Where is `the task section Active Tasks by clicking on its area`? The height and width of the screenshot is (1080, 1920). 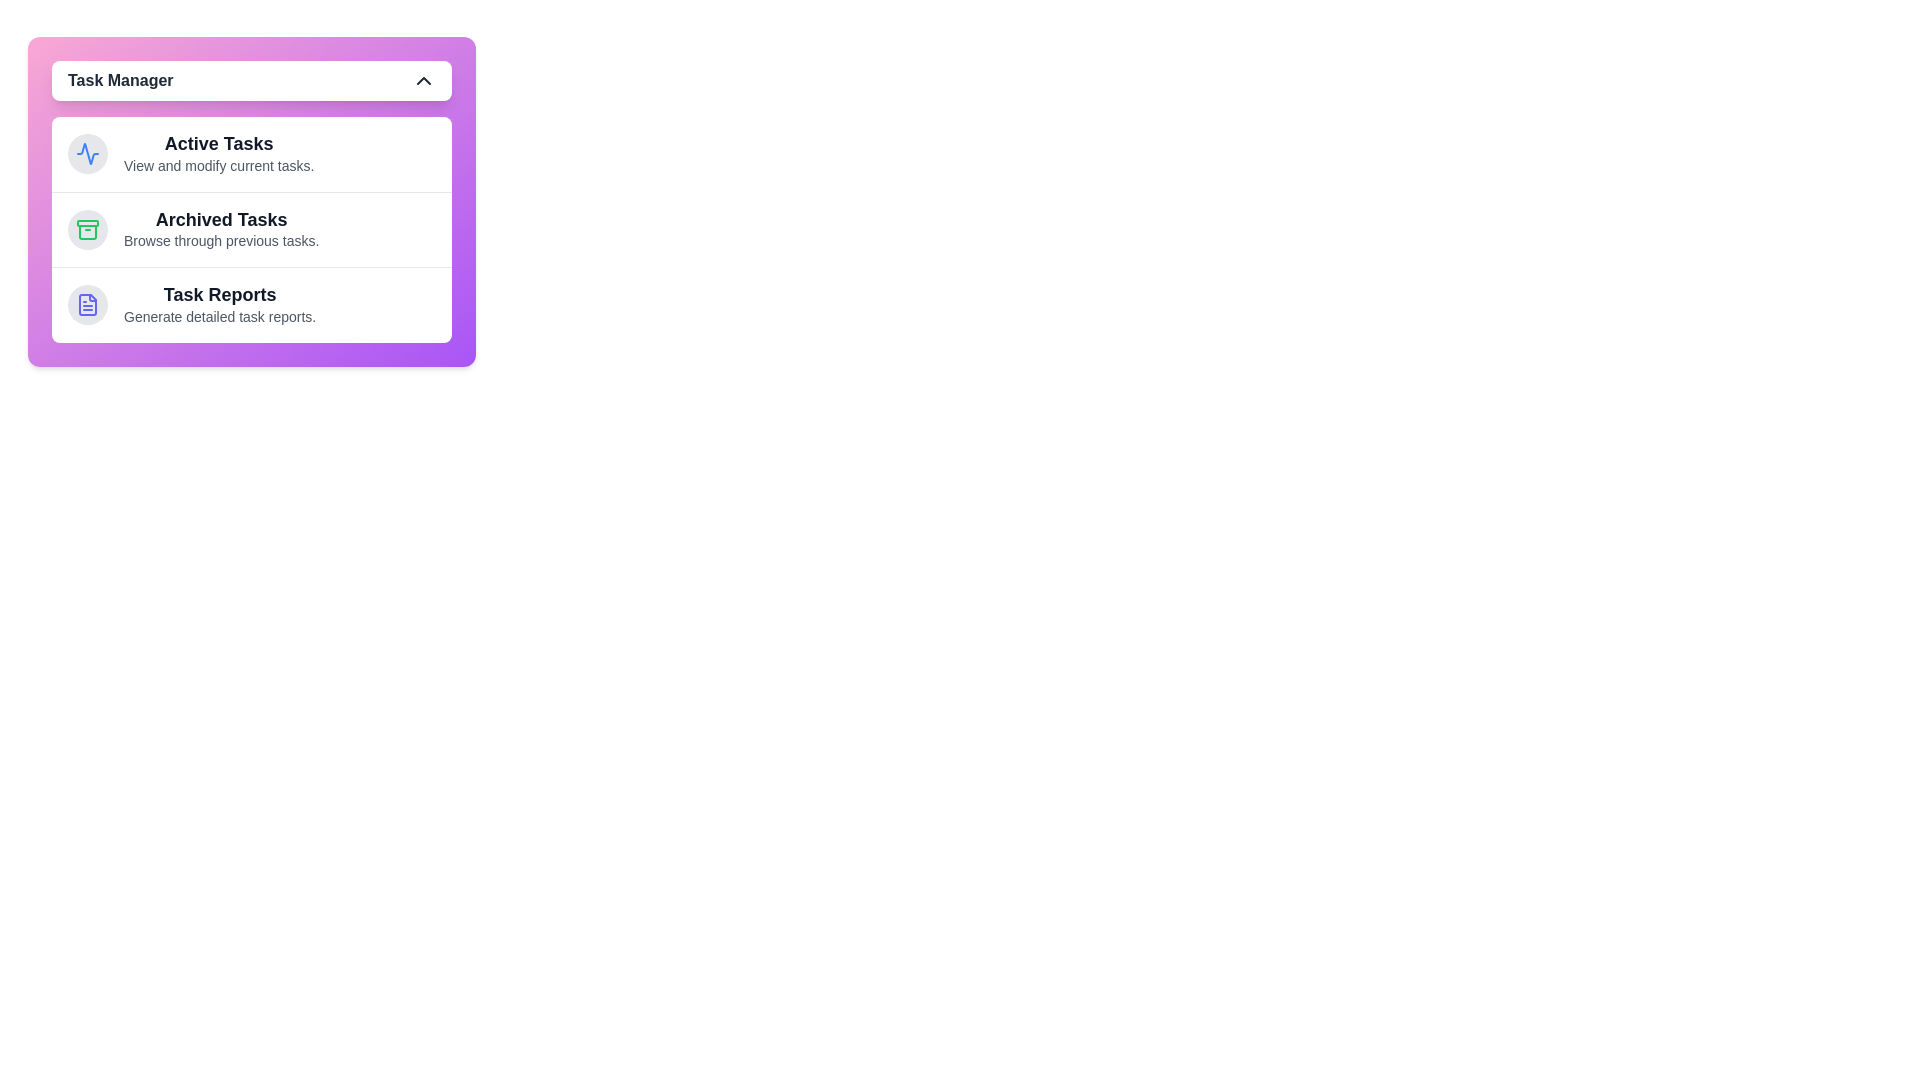 the task section Active Tasks by clicking on its area is located at coordinates (251, 153).